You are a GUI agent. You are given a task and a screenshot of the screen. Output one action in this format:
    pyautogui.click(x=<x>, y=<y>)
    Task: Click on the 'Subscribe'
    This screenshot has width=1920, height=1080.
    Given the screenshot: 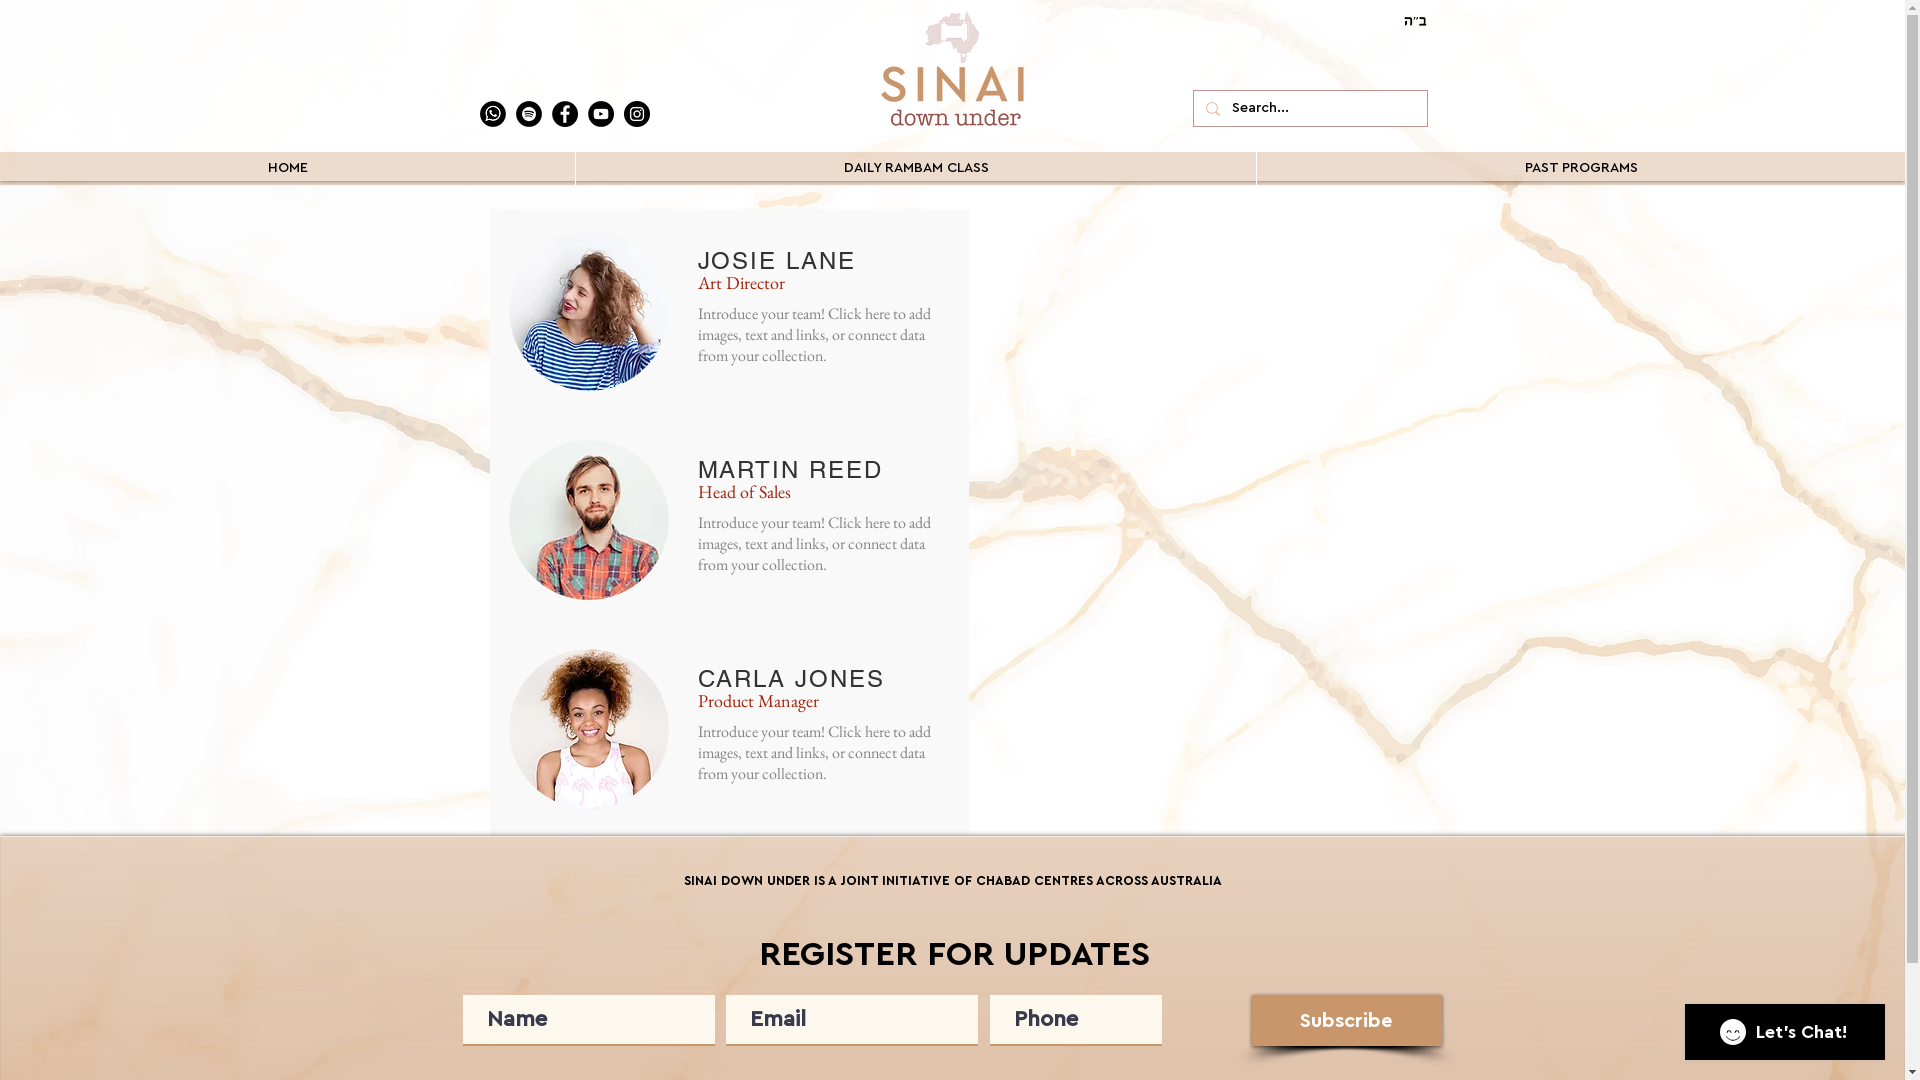 What is the action you would take?
    pyautogui.click(x=1347, y=1020)
    